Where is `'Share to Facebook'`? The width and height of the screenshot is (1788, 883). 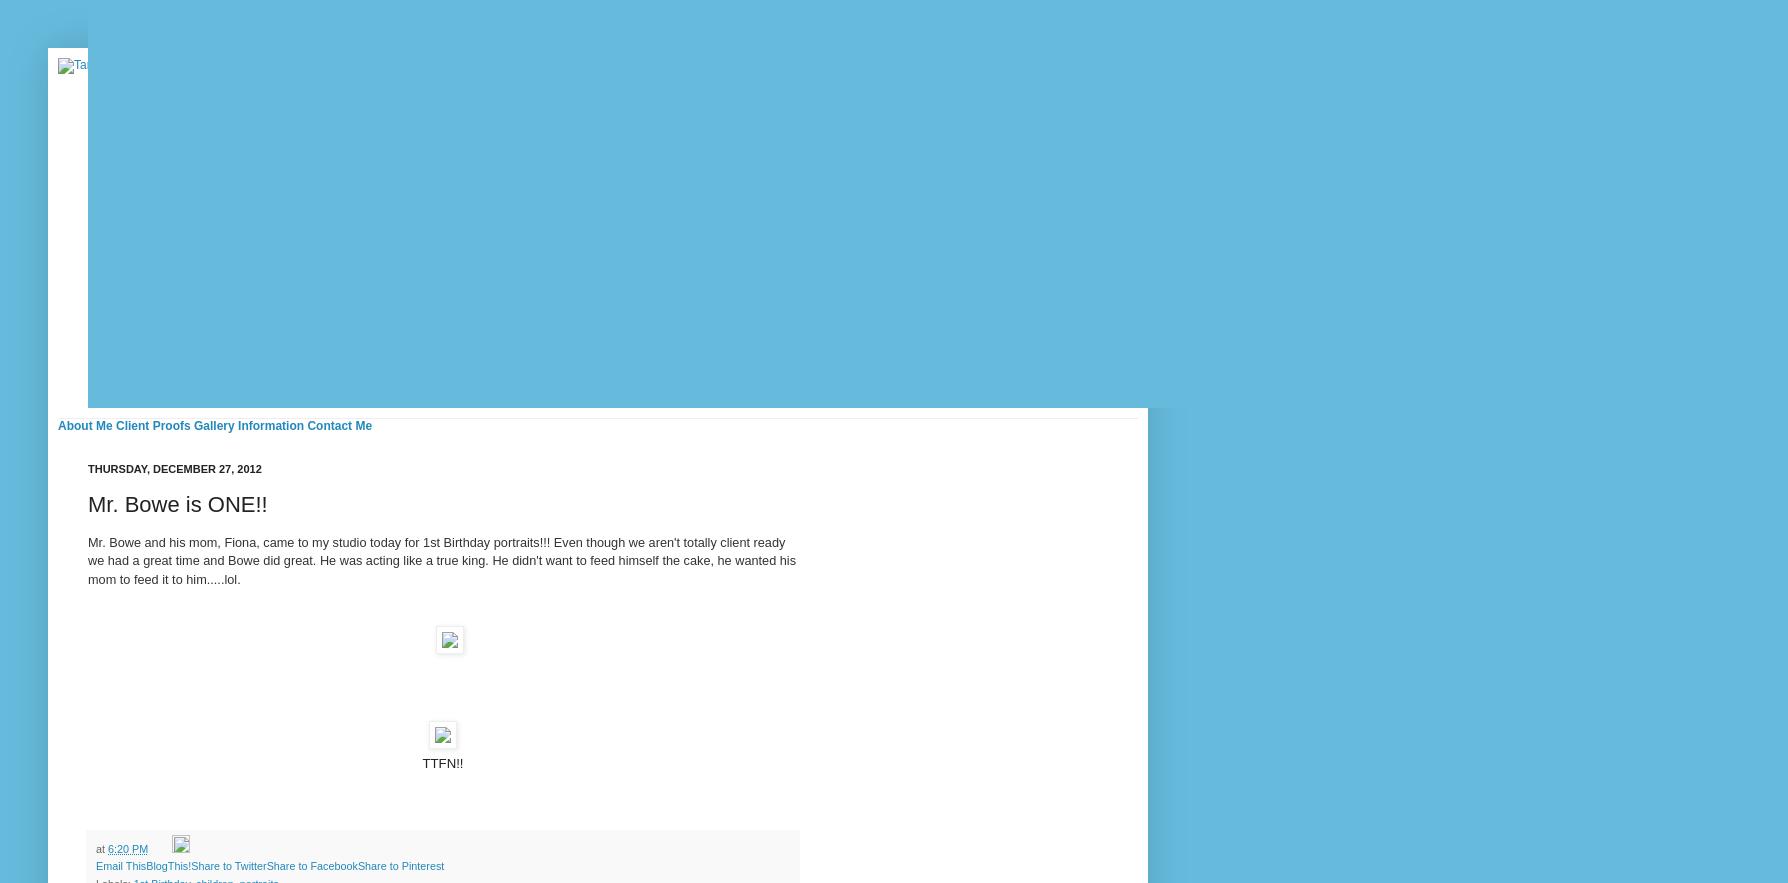 'Share to Facebook' is located at coordinates (310, 864).